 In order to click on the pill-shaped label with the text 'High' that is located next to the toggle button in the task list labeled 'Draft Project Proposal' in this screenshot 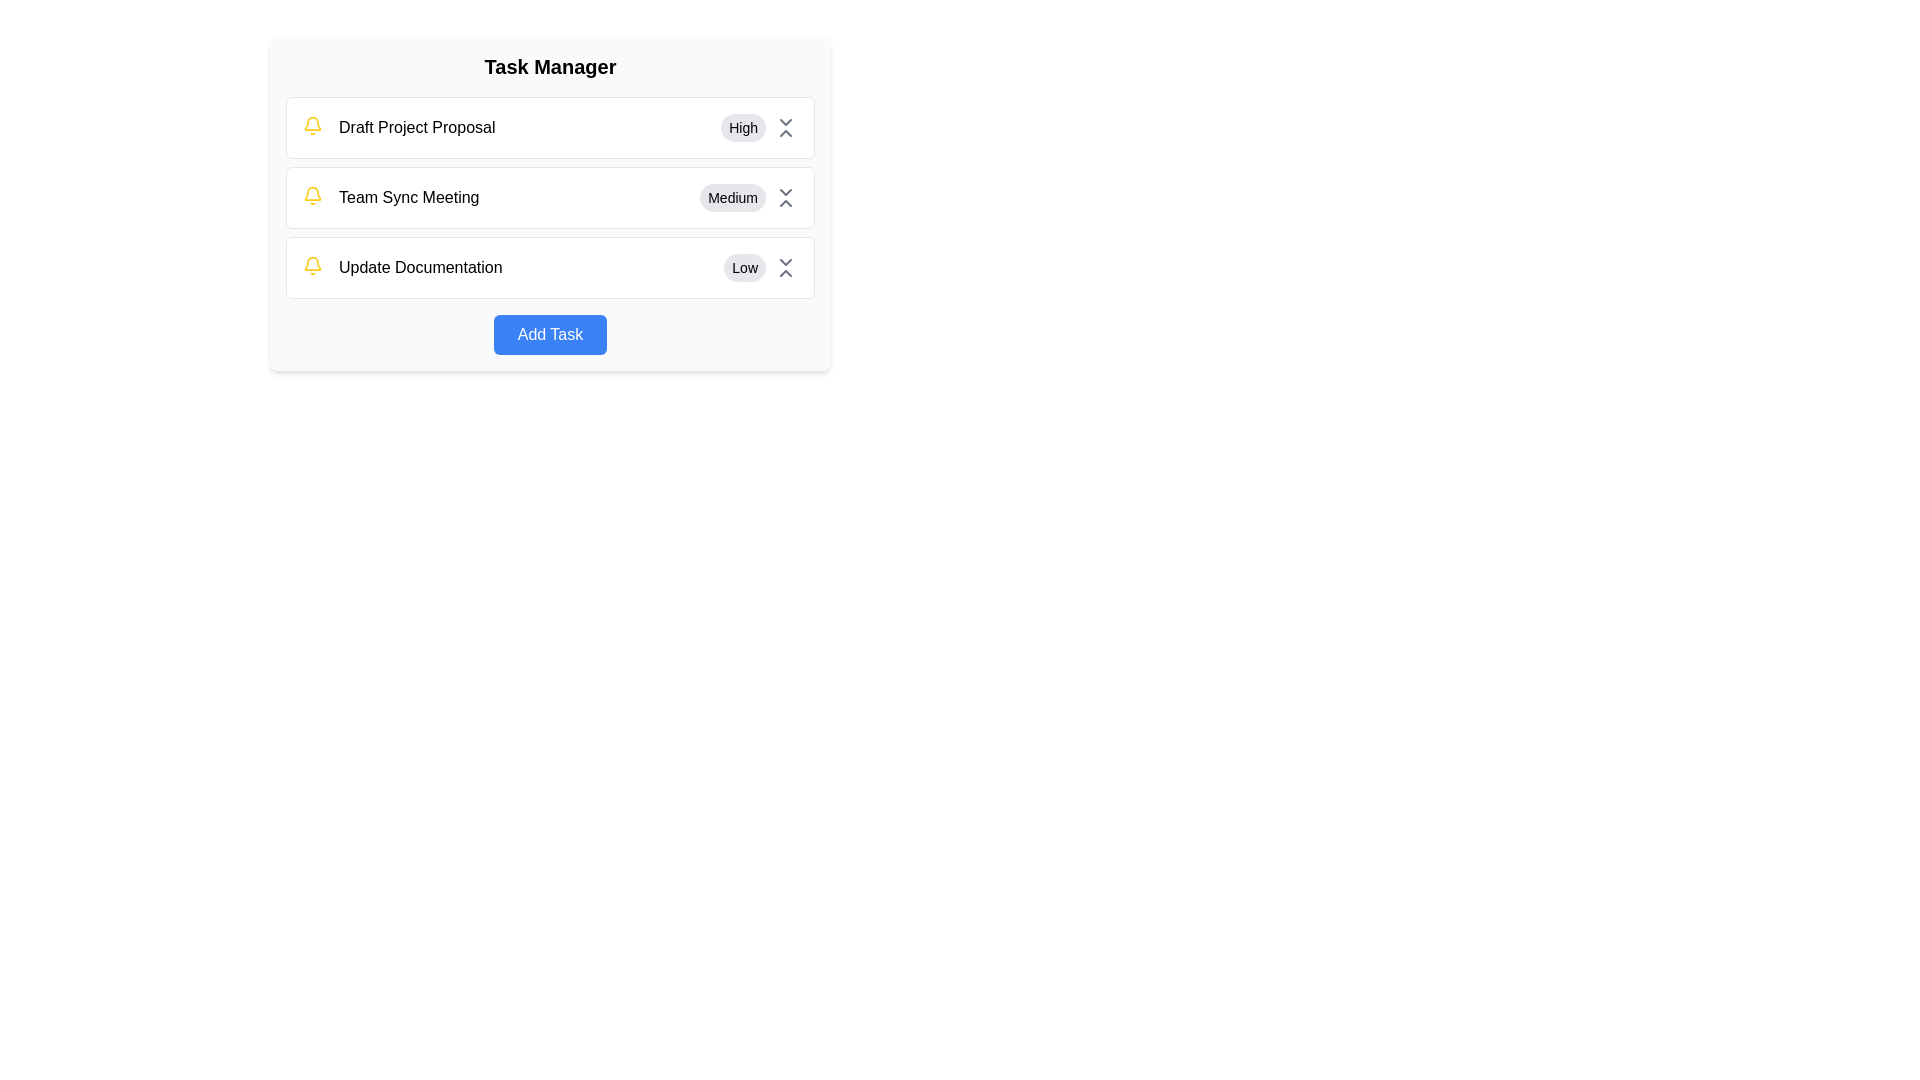, I will do `click(758, 127)`.